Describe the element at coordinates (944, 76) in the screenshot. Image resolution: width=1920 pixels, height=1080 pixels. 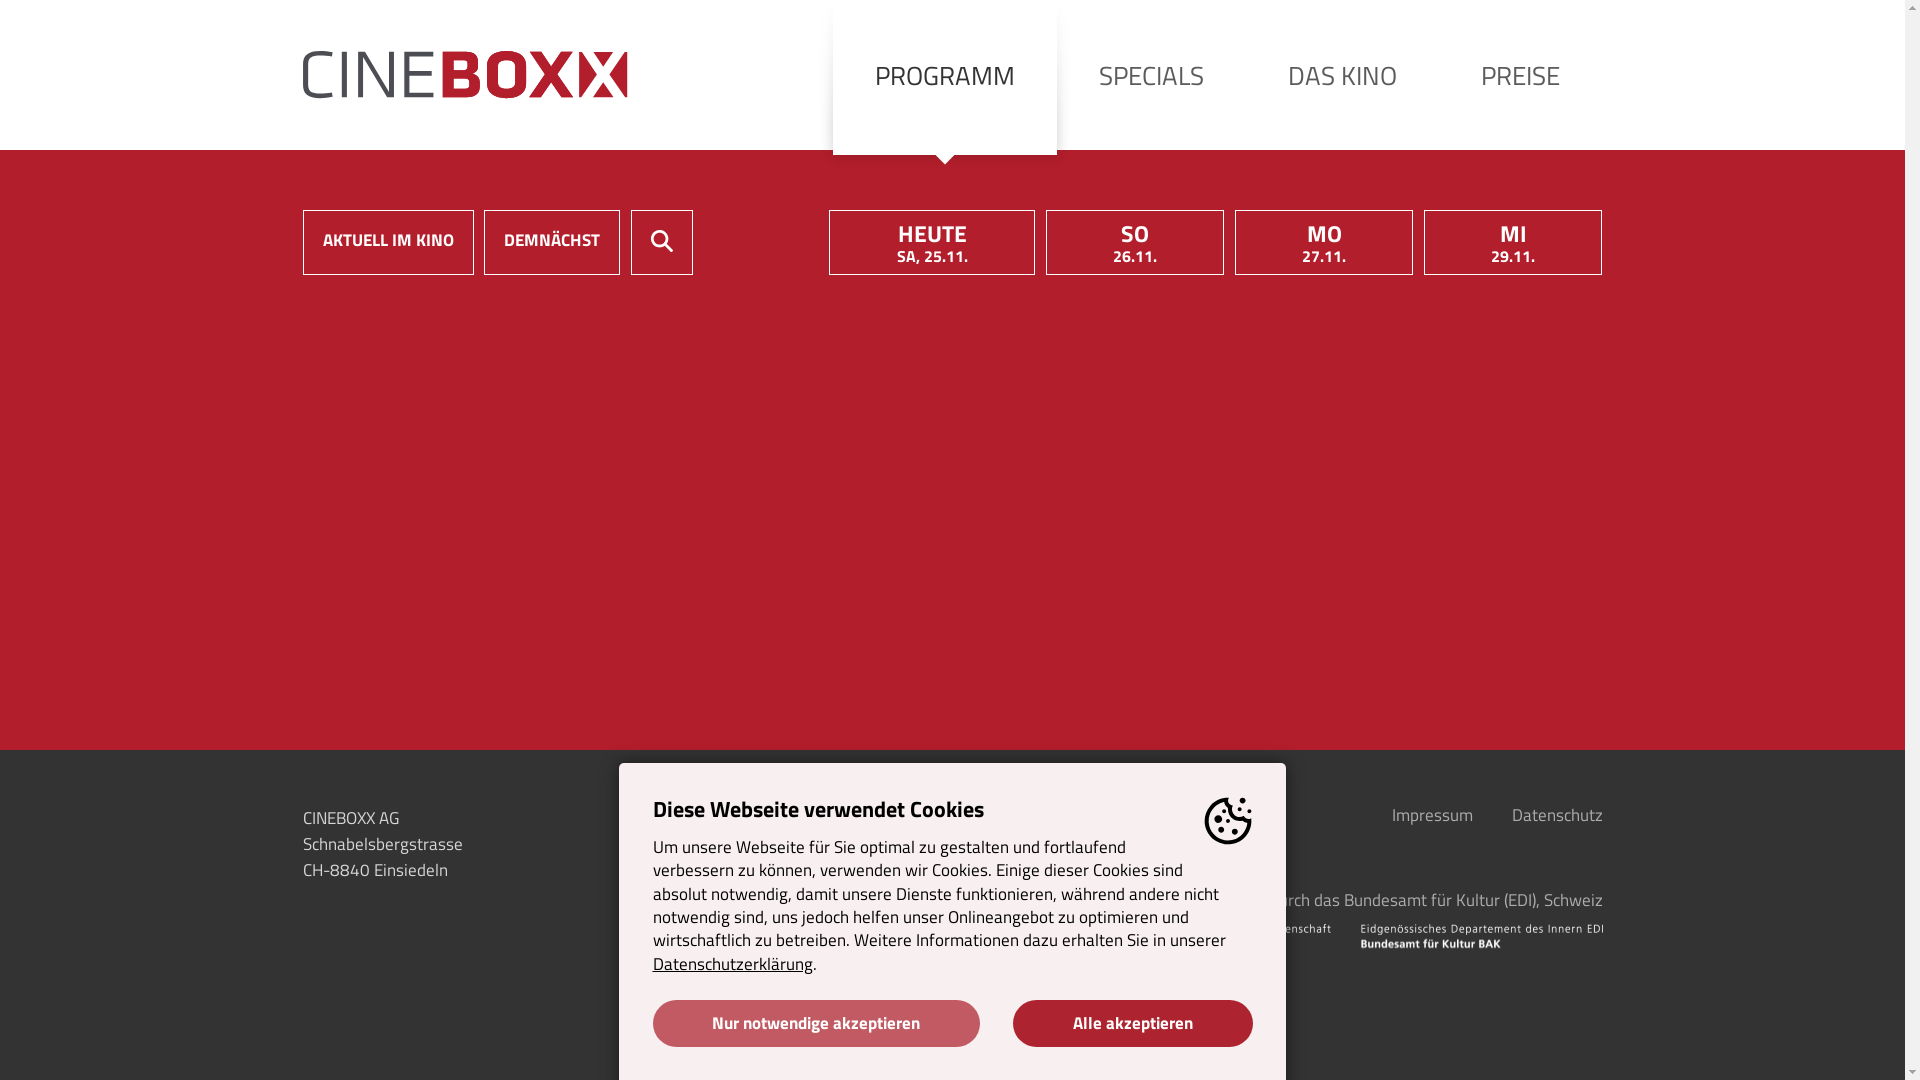
I see `'PROGRAMM'` at that location.